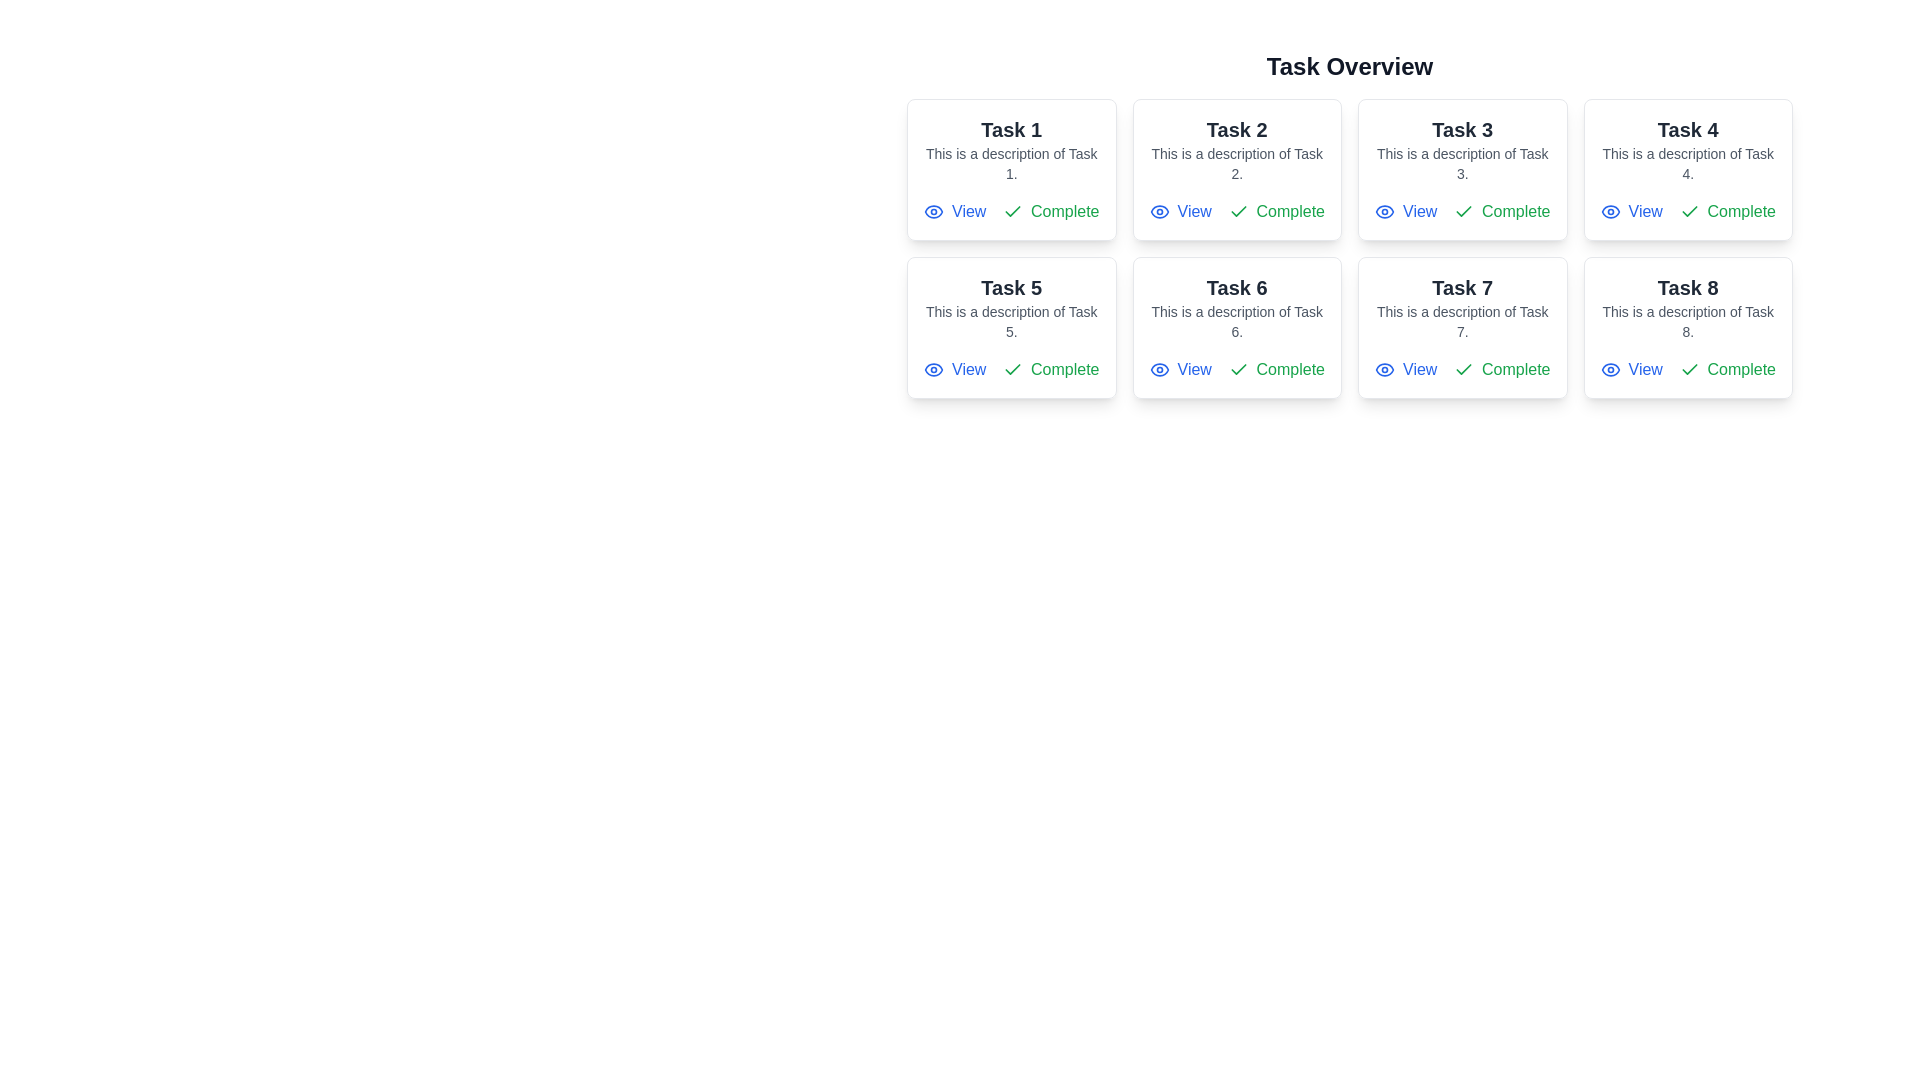 The height and width of the screenshot is (1080, 1920). What do you see at coordinates (1050, 212) in the screenshot?
I see `the 'Complete' button with text and icon located under 'Task 1' in the first column of the first row, positioned to the right of the 'View' link` at bounding box center [1050, 212].